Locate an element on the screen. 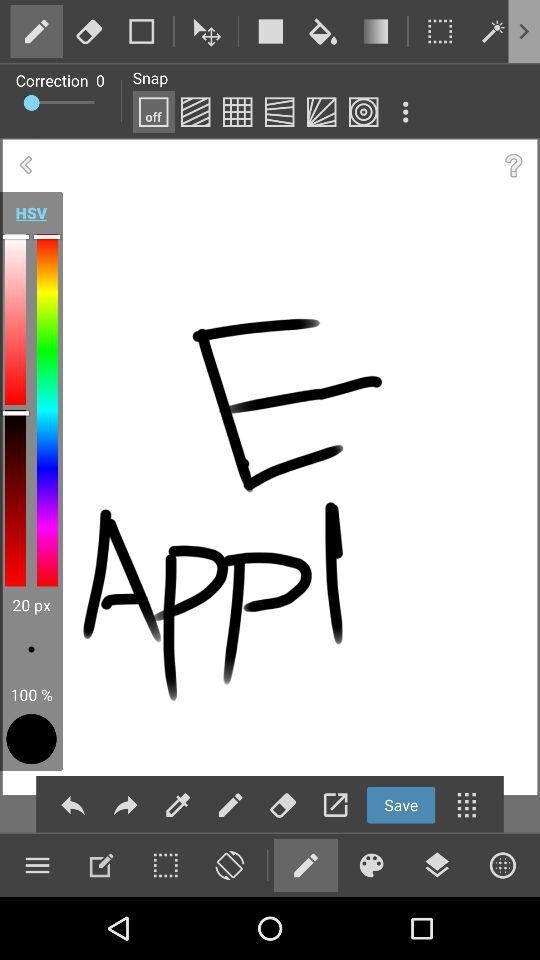 The image size is (540, 960). more is located at coordinates (405, 112).